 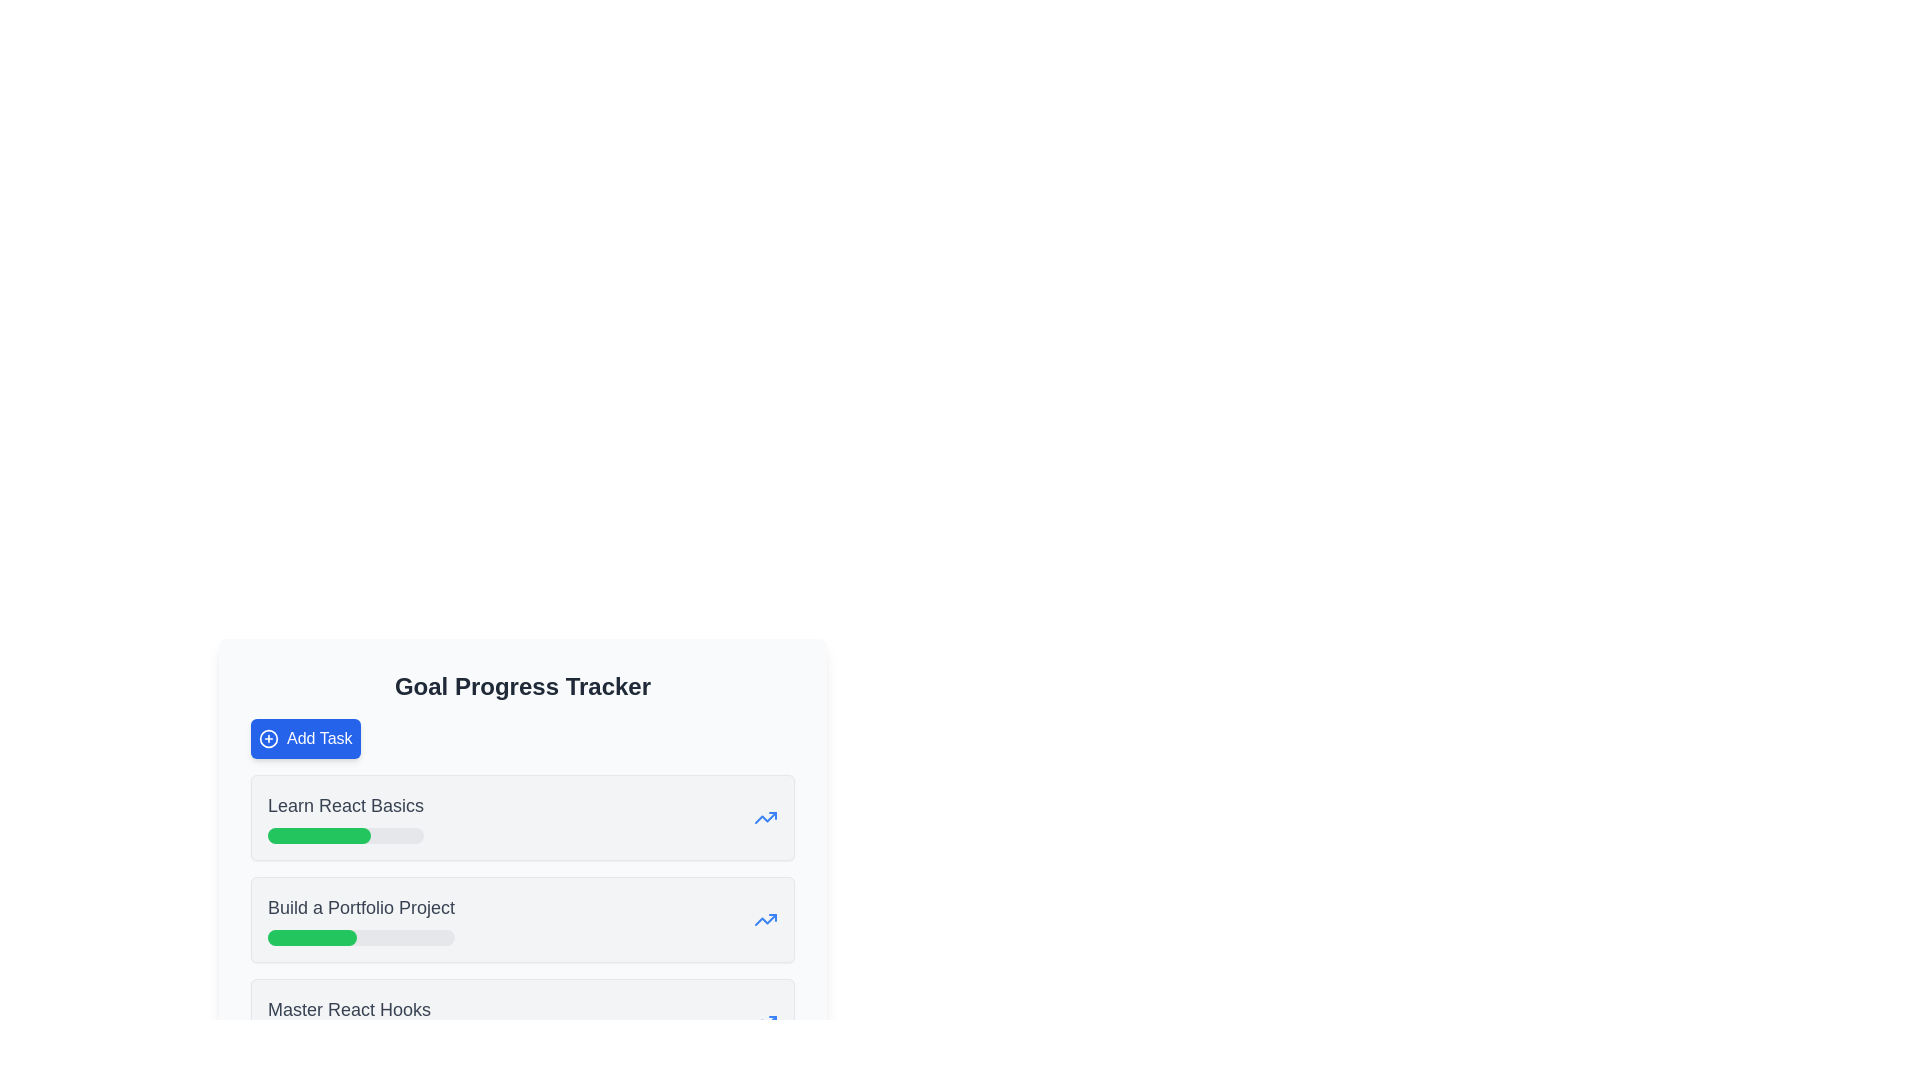 What do you see at coordinates (345, 805) in the screenshot?
I see `displayed text from the title label of a task within a progress tracker application, located at the top-left of a rectangular card above a green progress bar` at bounding box center [345, 805].